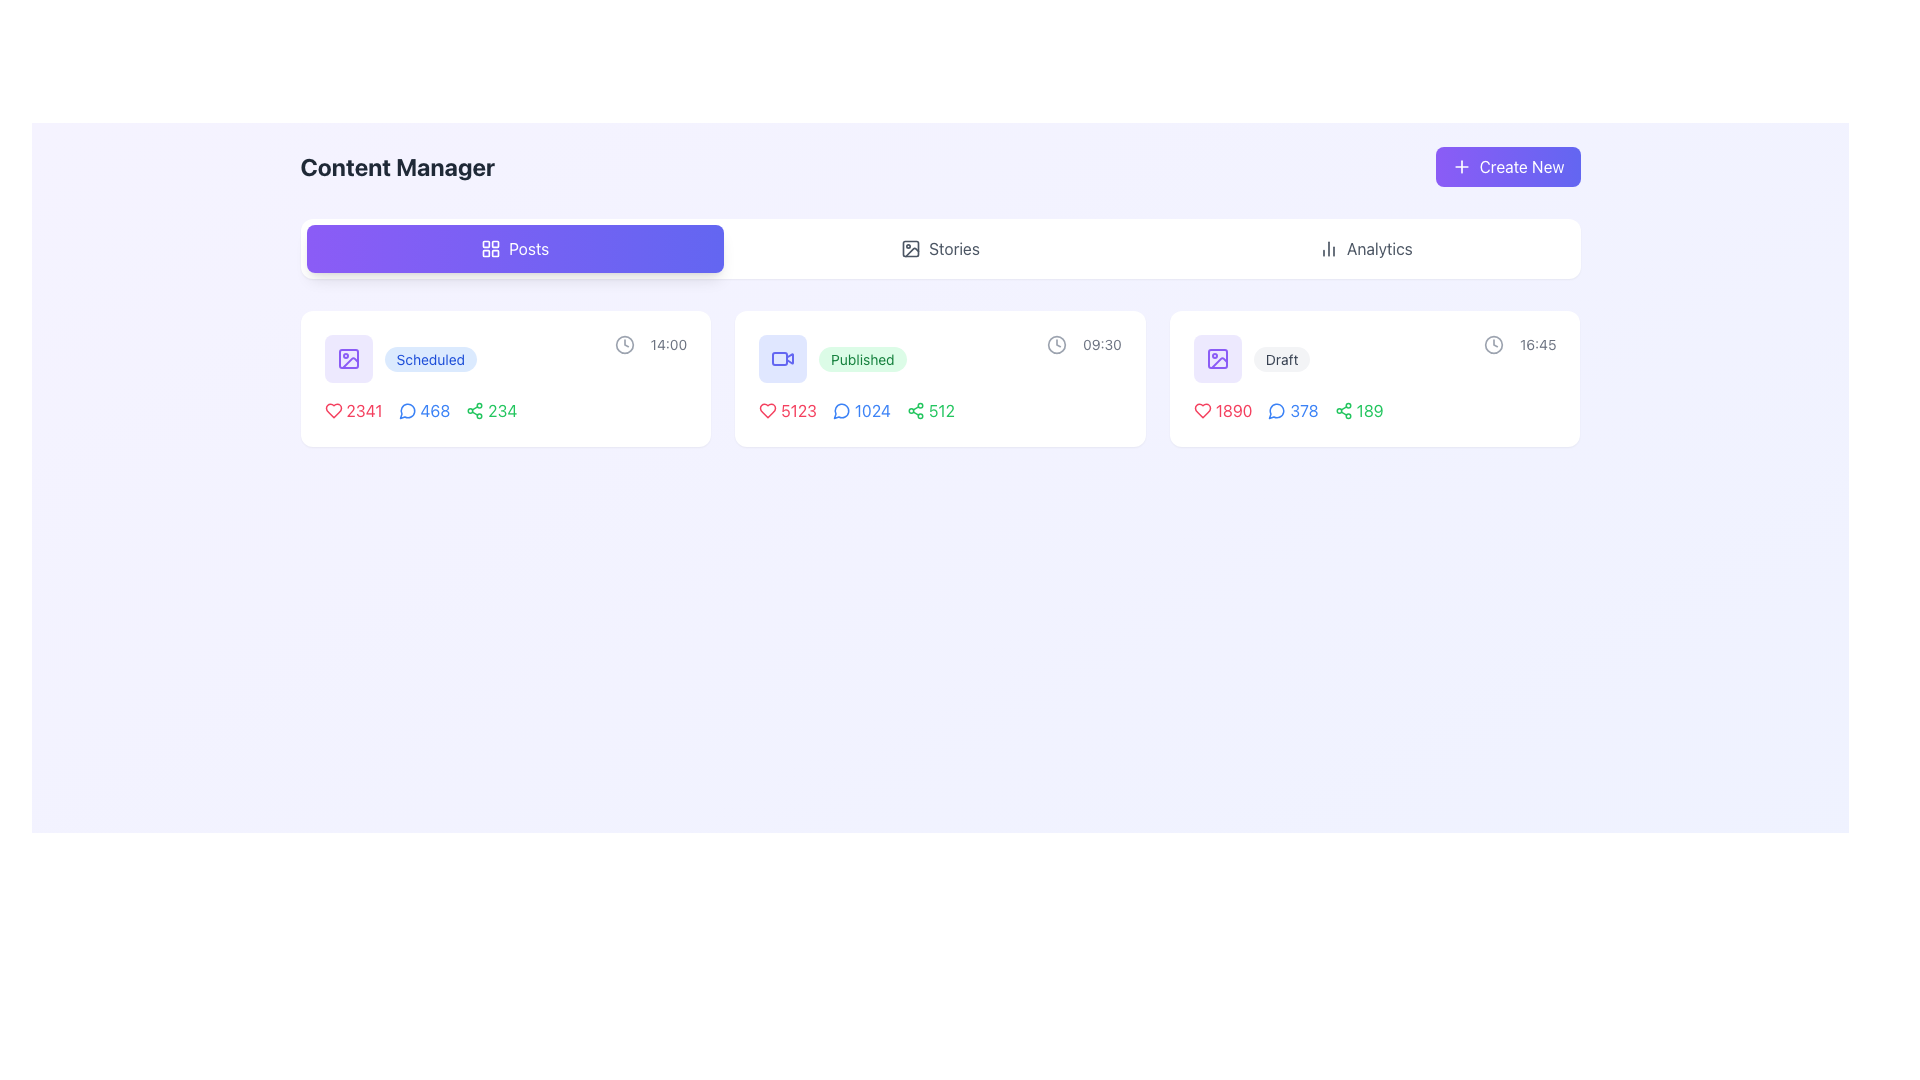 Image resolution: width=1920 pixels, height=1080 pixels. Describe the element at coordinates (1507, 165) in the screenshot. I see `the 'Create New' button with a gradient background and white text` at that location.